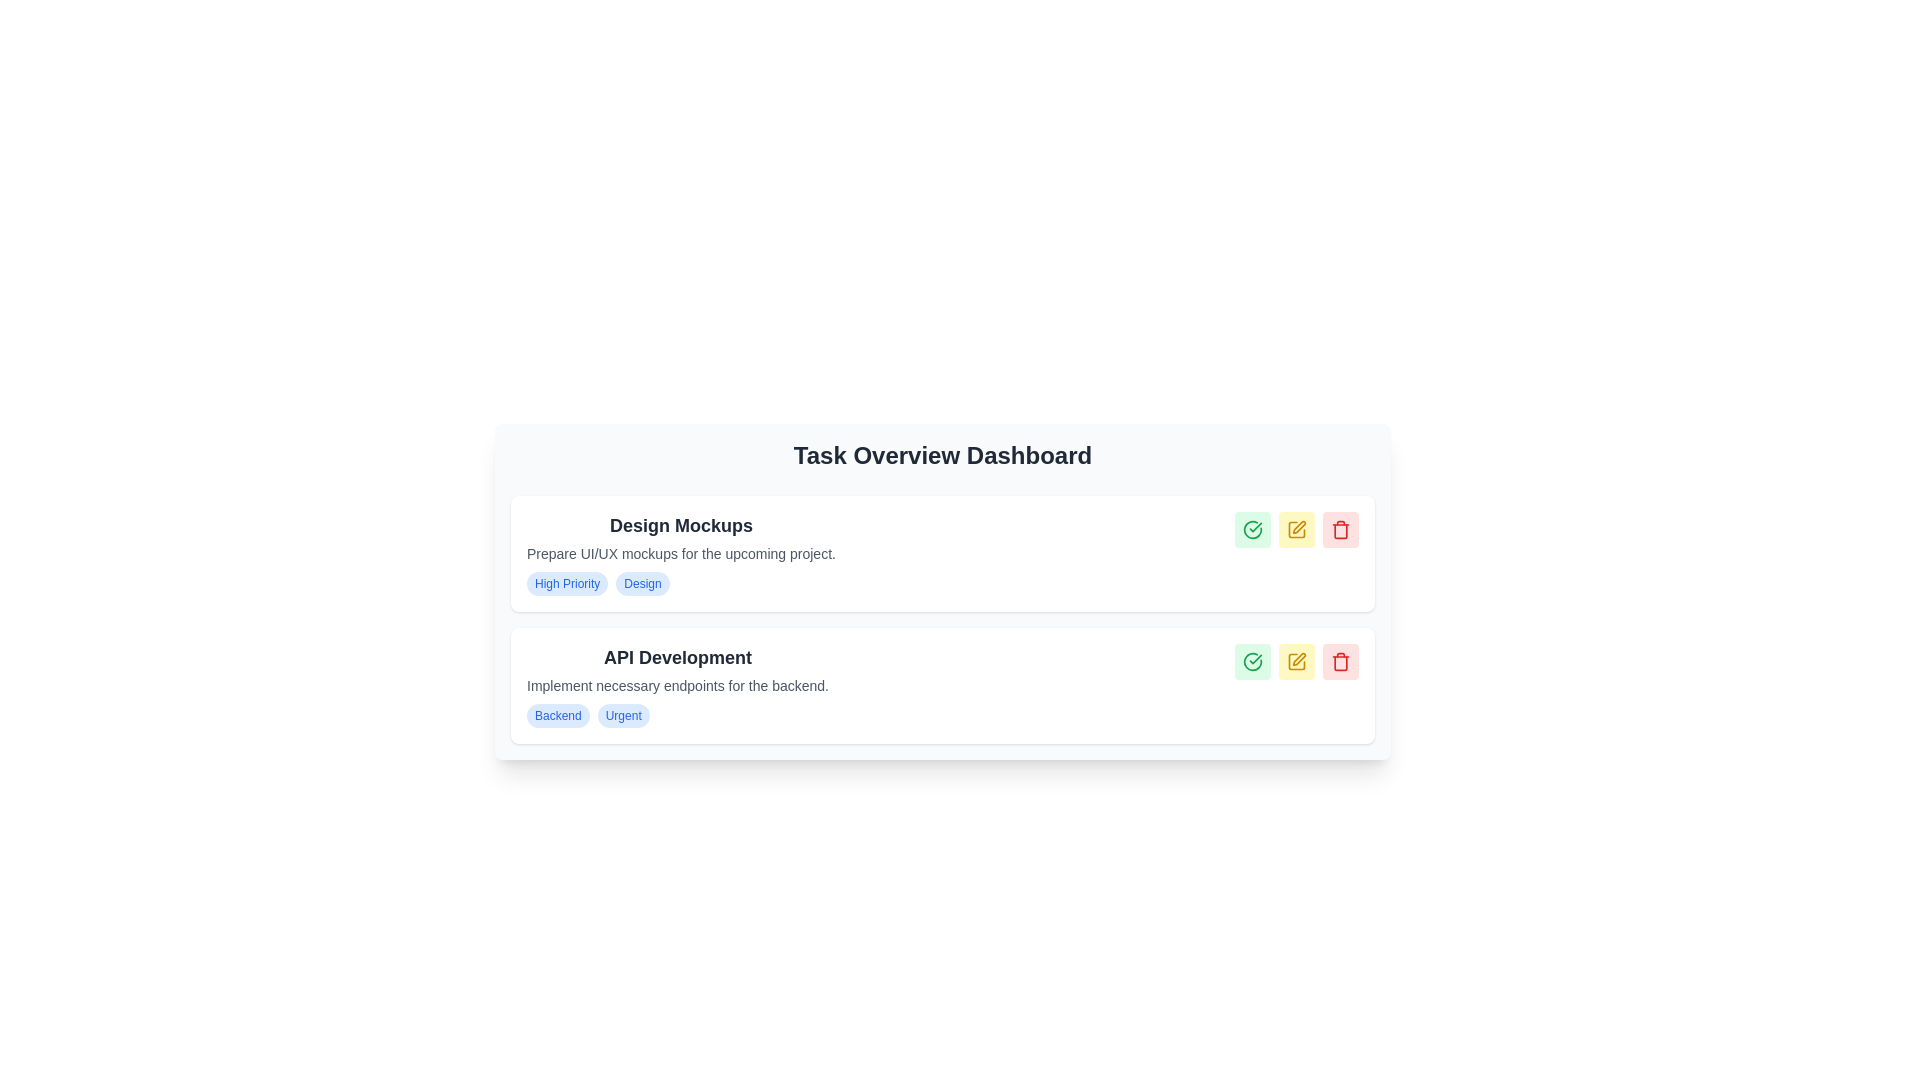 This screenshot has height=1080, width=1920. What do you see at coordinates (566, 583) in the screenshot?
I see `the 'High Priority' label located on the left side of the horizontal layout beneath the 'Design Mockups' task in the Task Overview Dashboard` at bounding box center [566, 583].